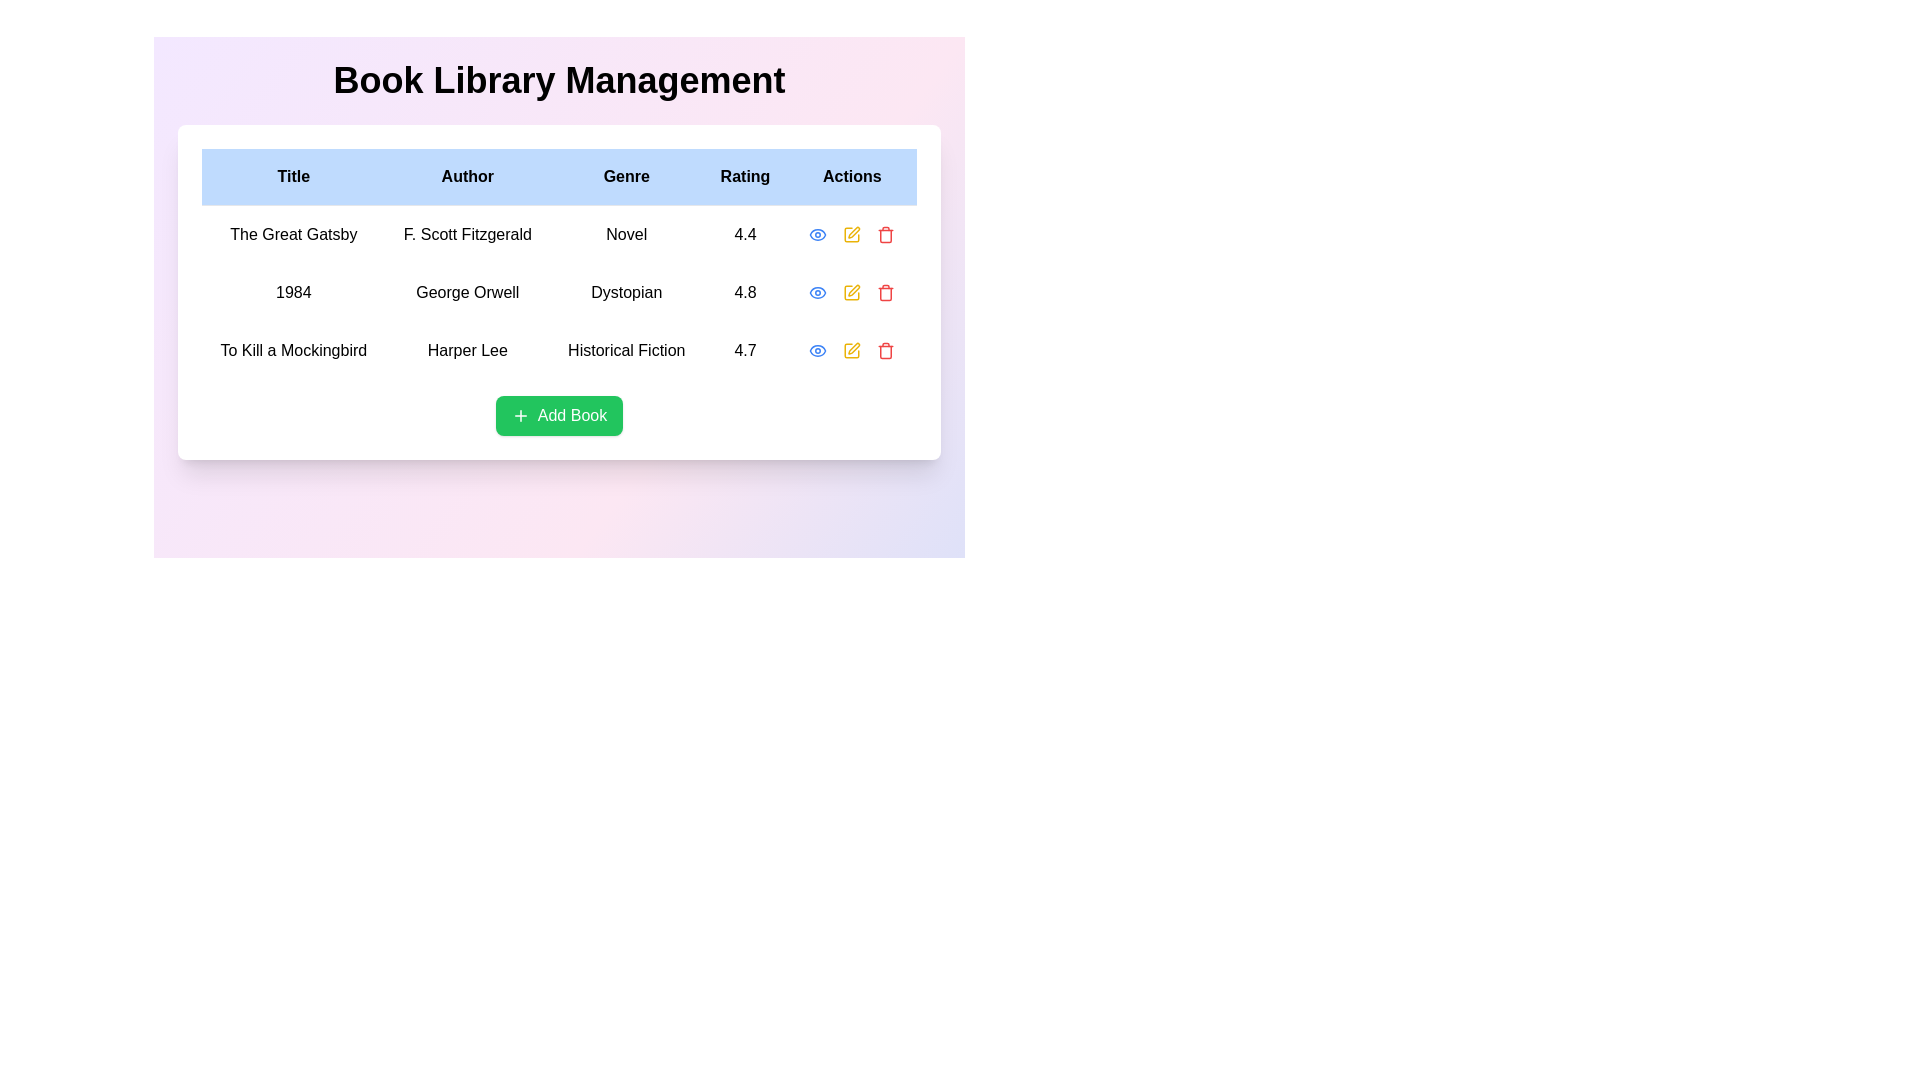  Describe the element at coordinates (885, 293) in the screenshot. I see `the delete action icon button, which is the rightmost item in the second row of the 'Actions' column in the table, immediately following the yellow pencil icon` at that location.